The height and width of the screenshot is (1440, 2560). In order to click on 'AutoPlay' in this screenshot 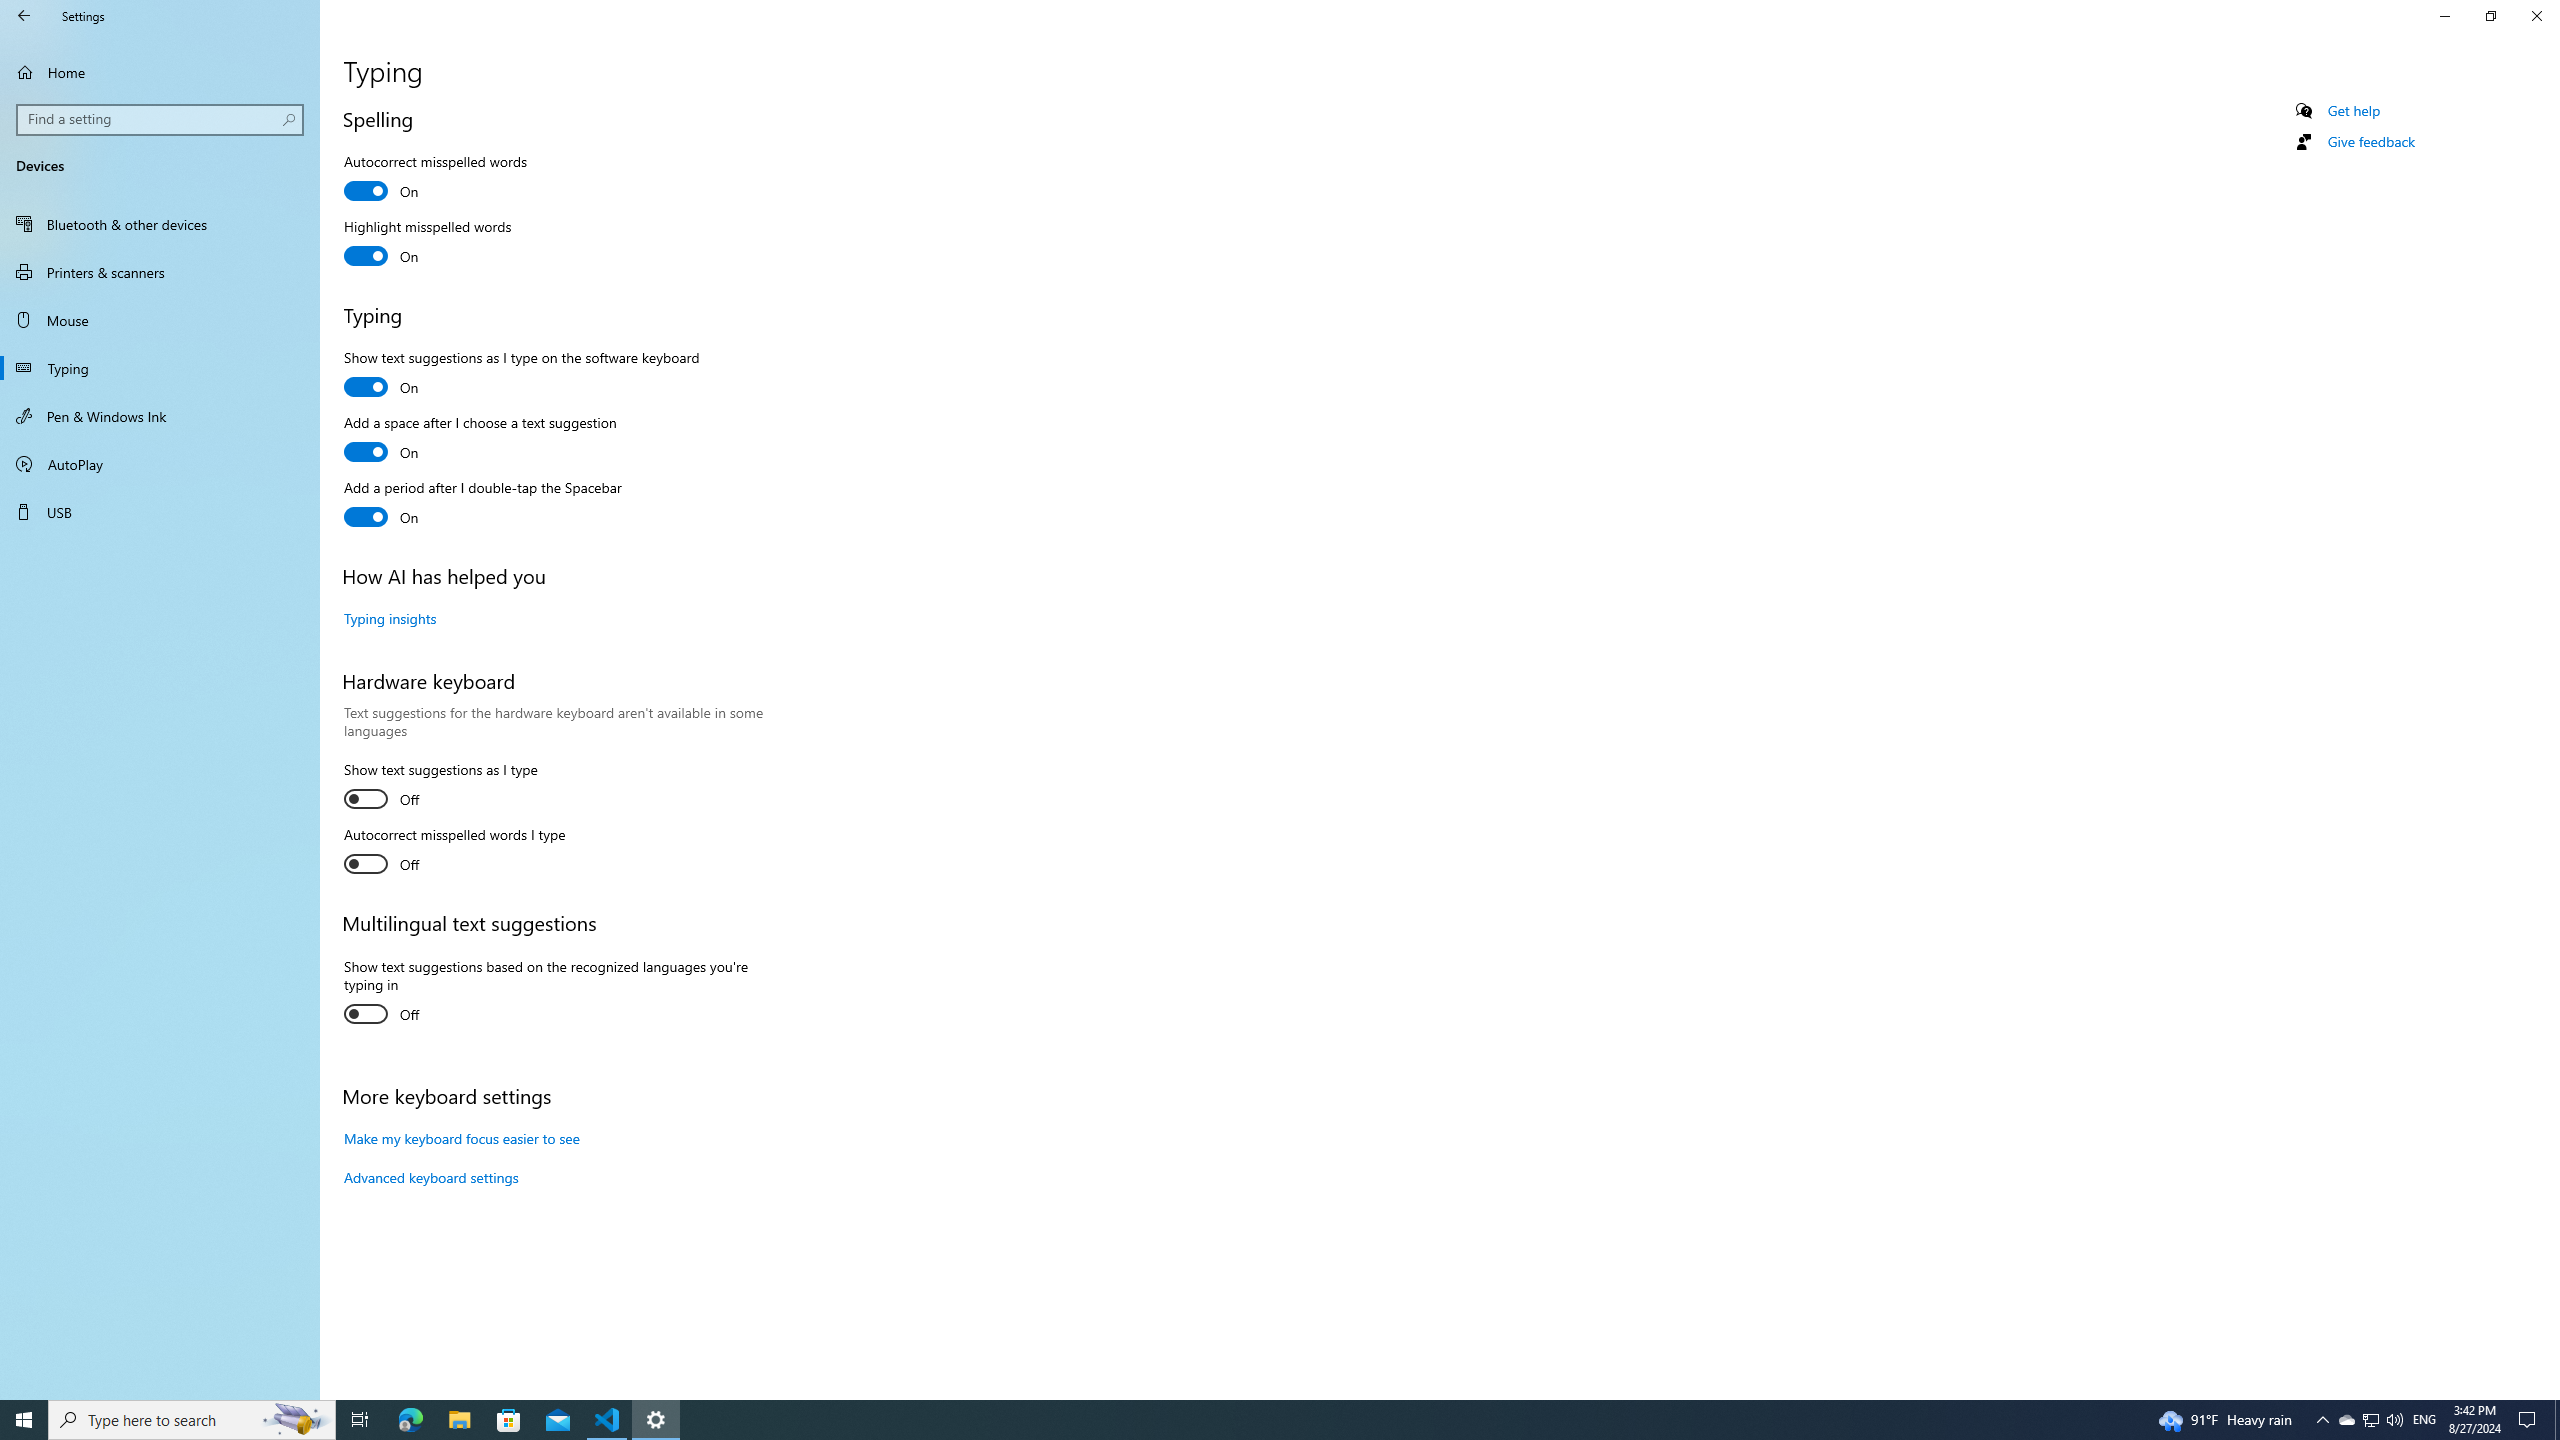, I will do `click(159, 463)`.